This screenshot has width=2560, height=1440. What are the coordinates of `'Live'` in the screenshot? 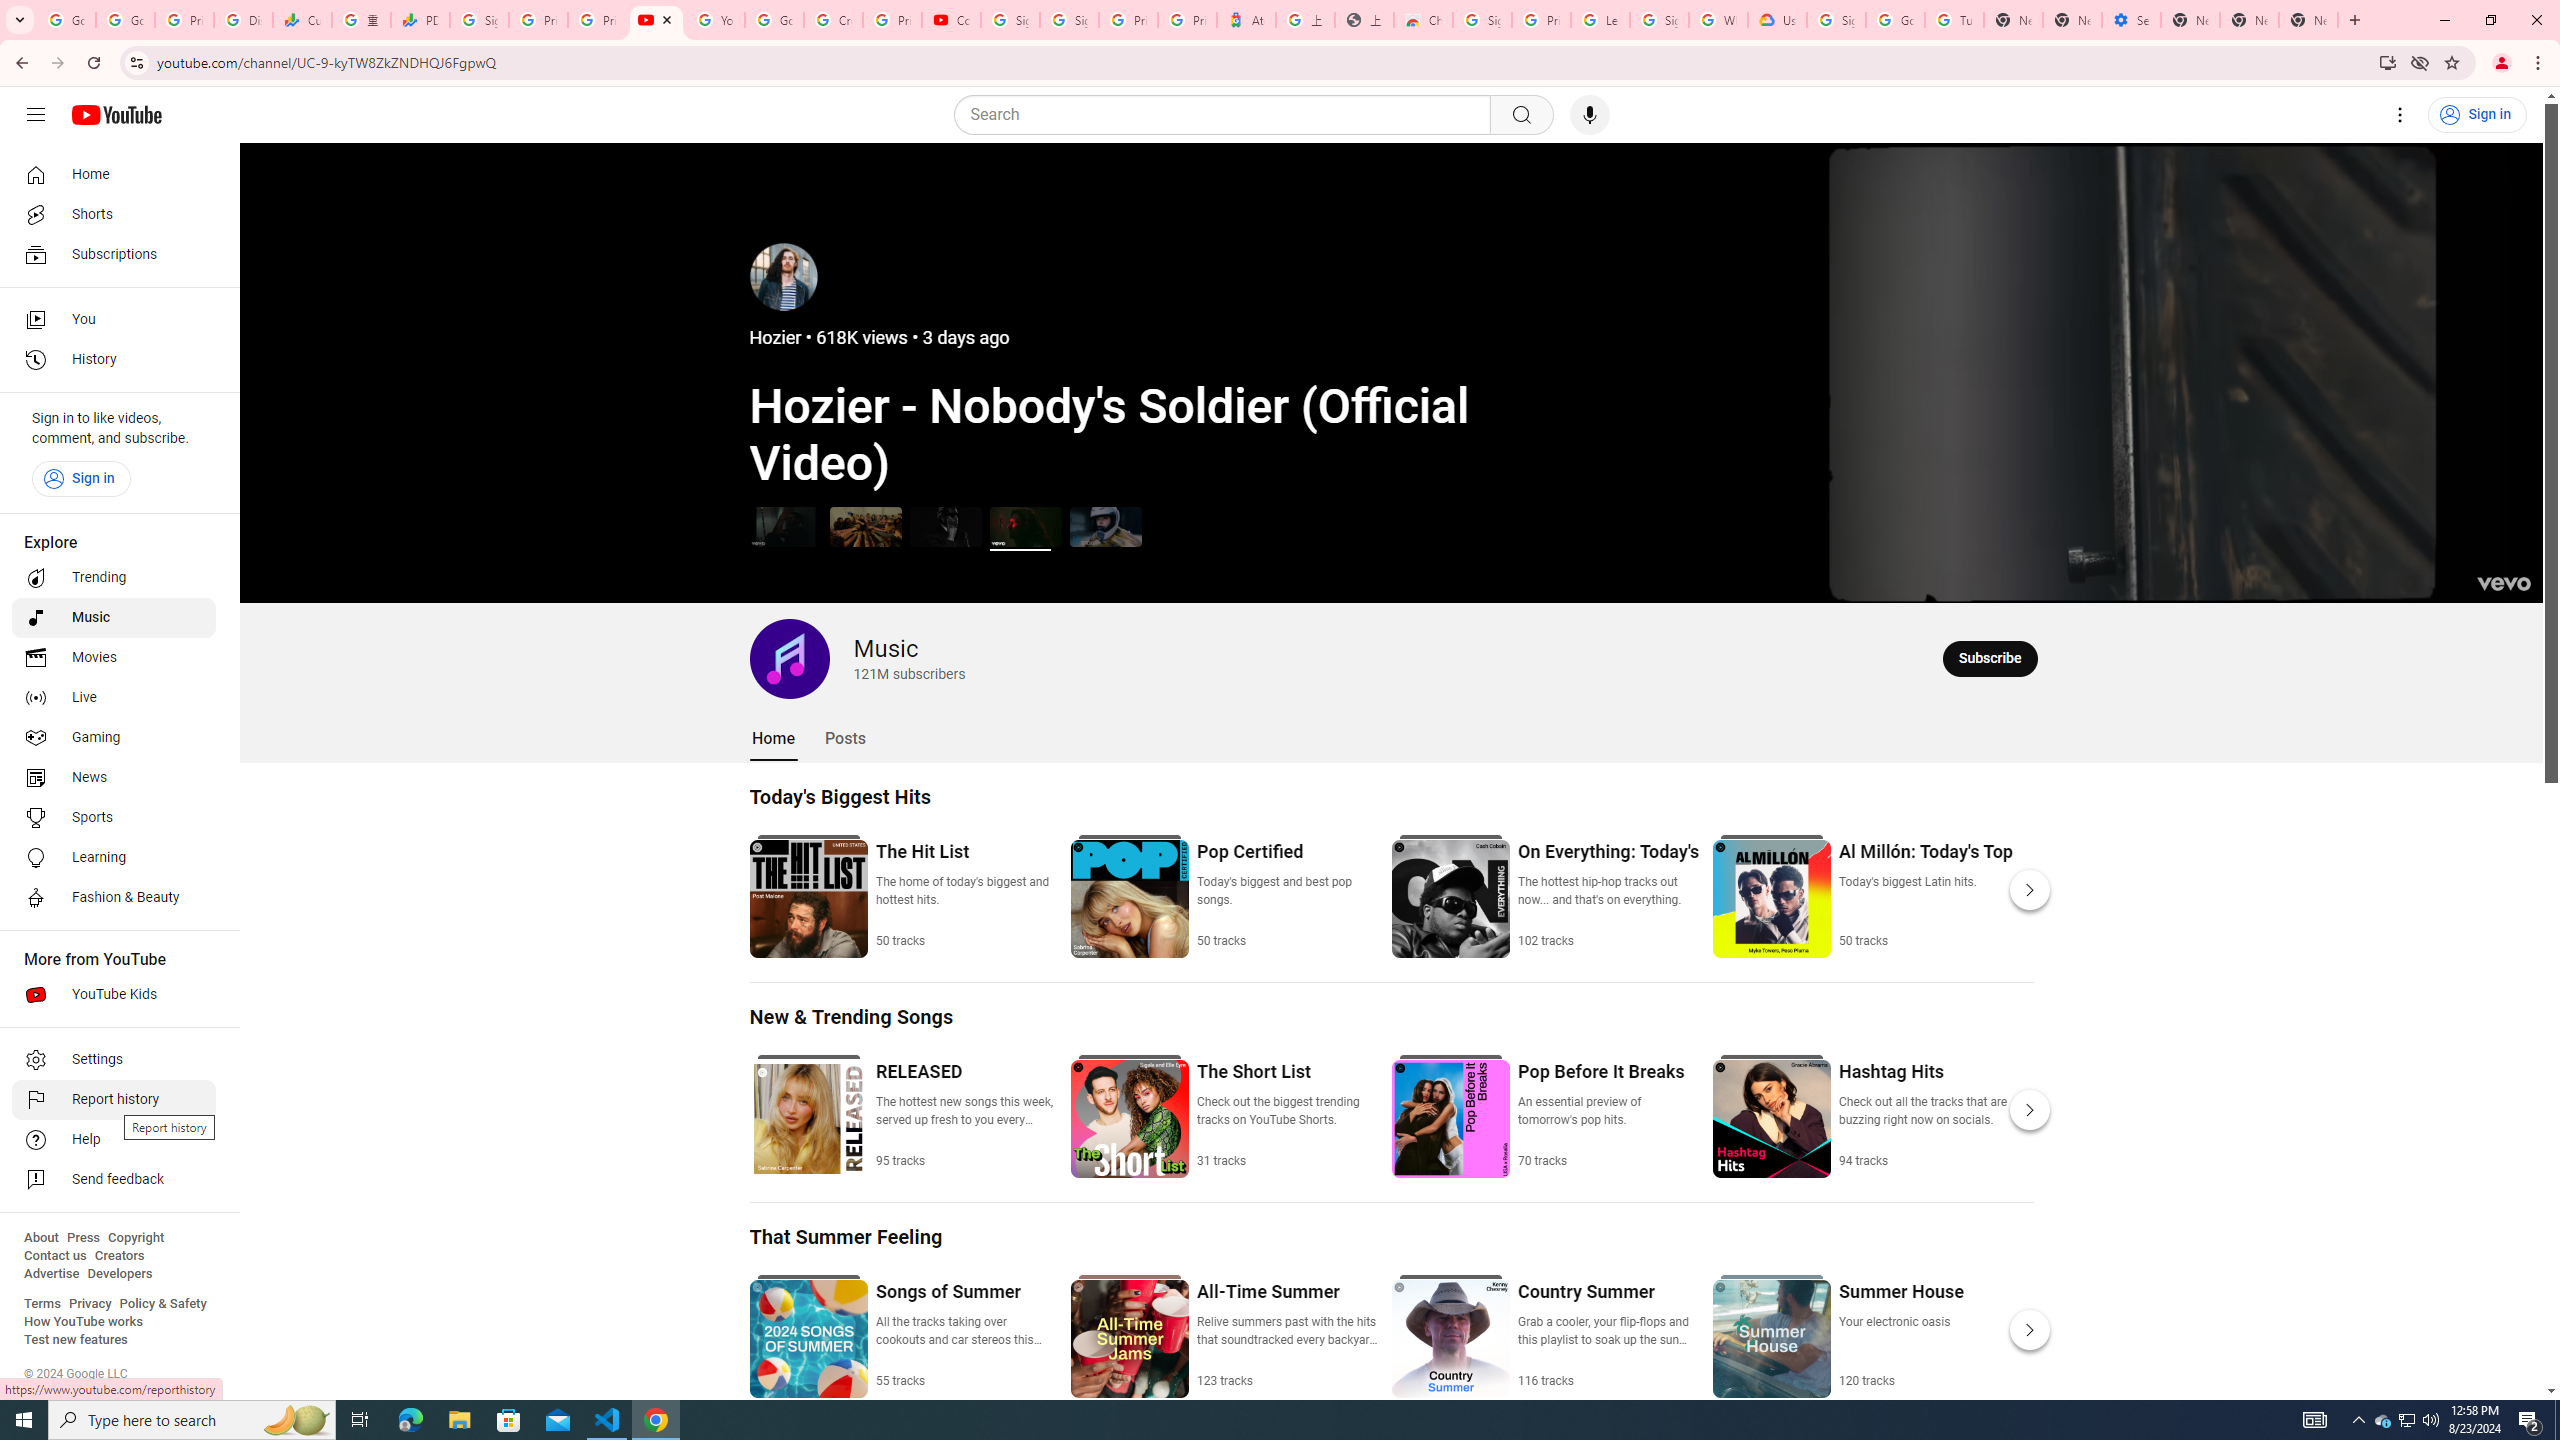 It's located at (113, 697).